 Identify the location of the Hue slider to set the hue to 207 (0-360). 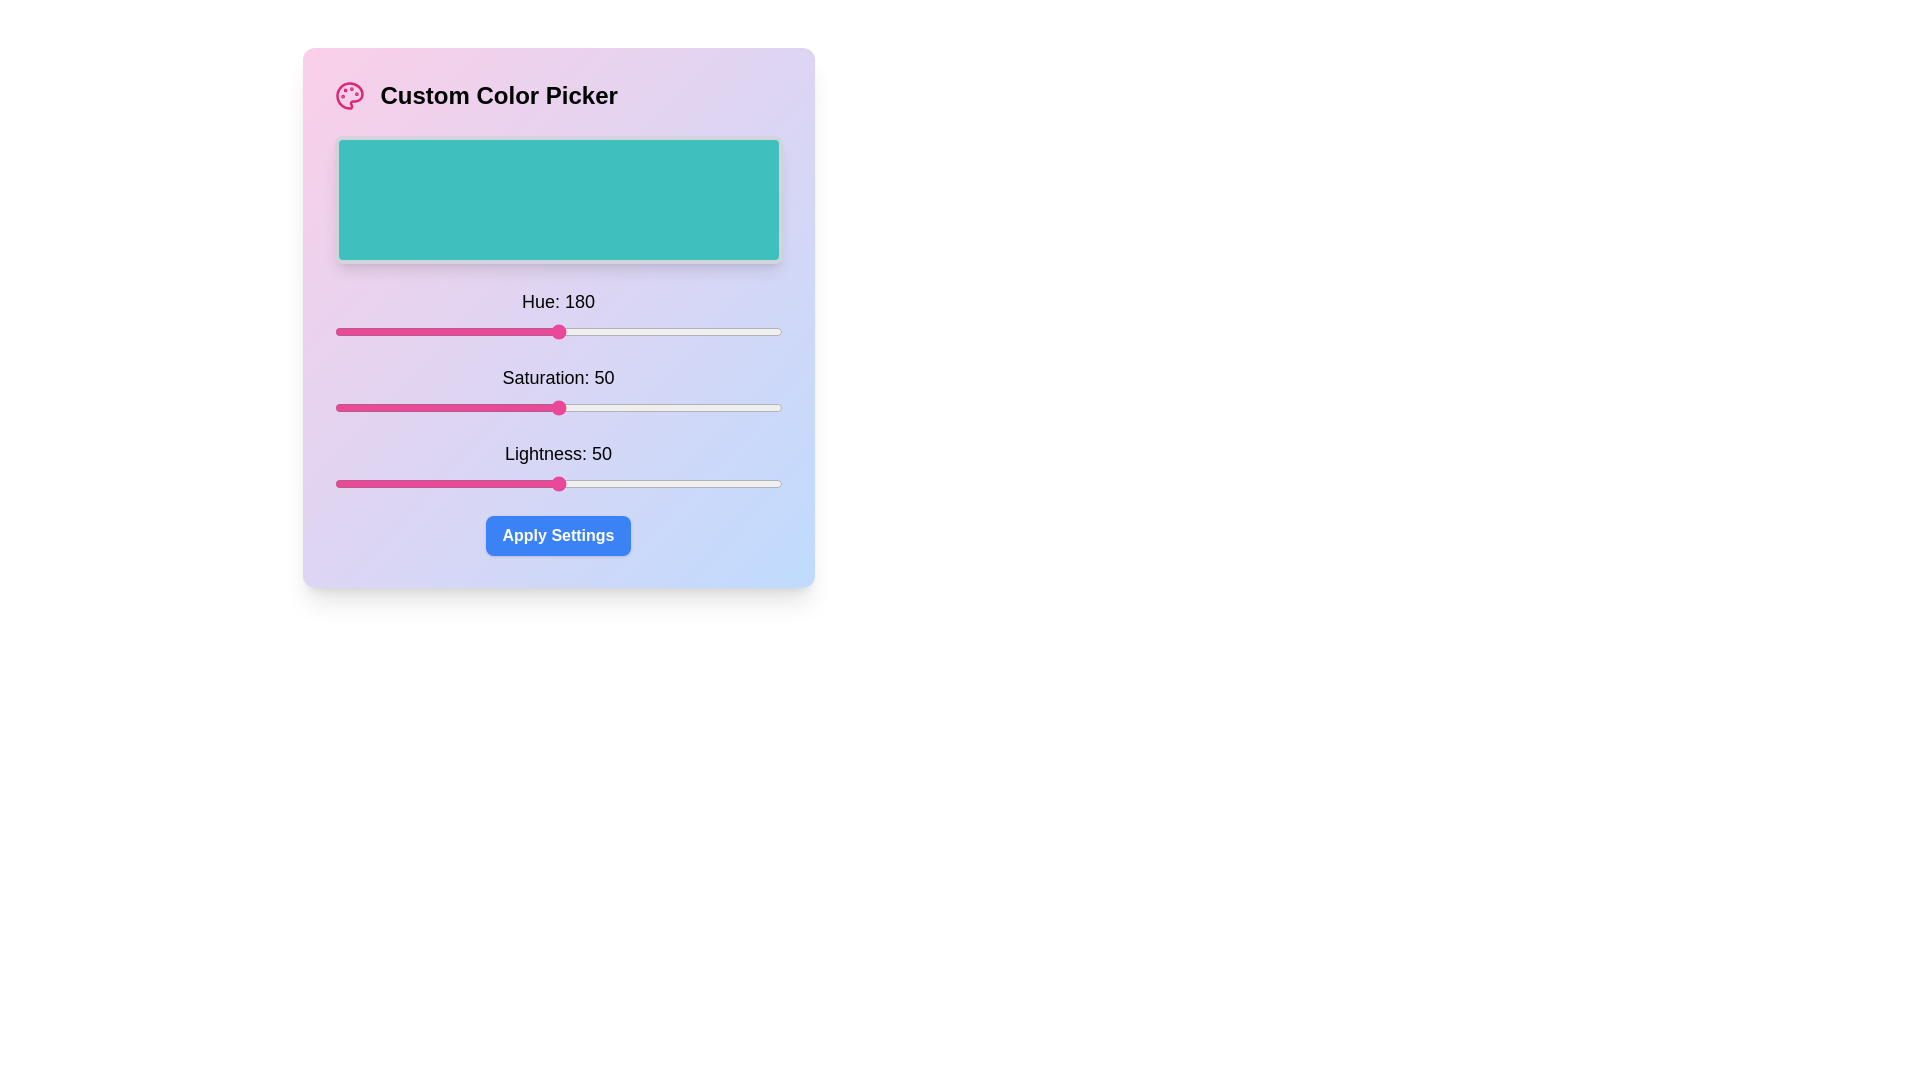
(591, 330).